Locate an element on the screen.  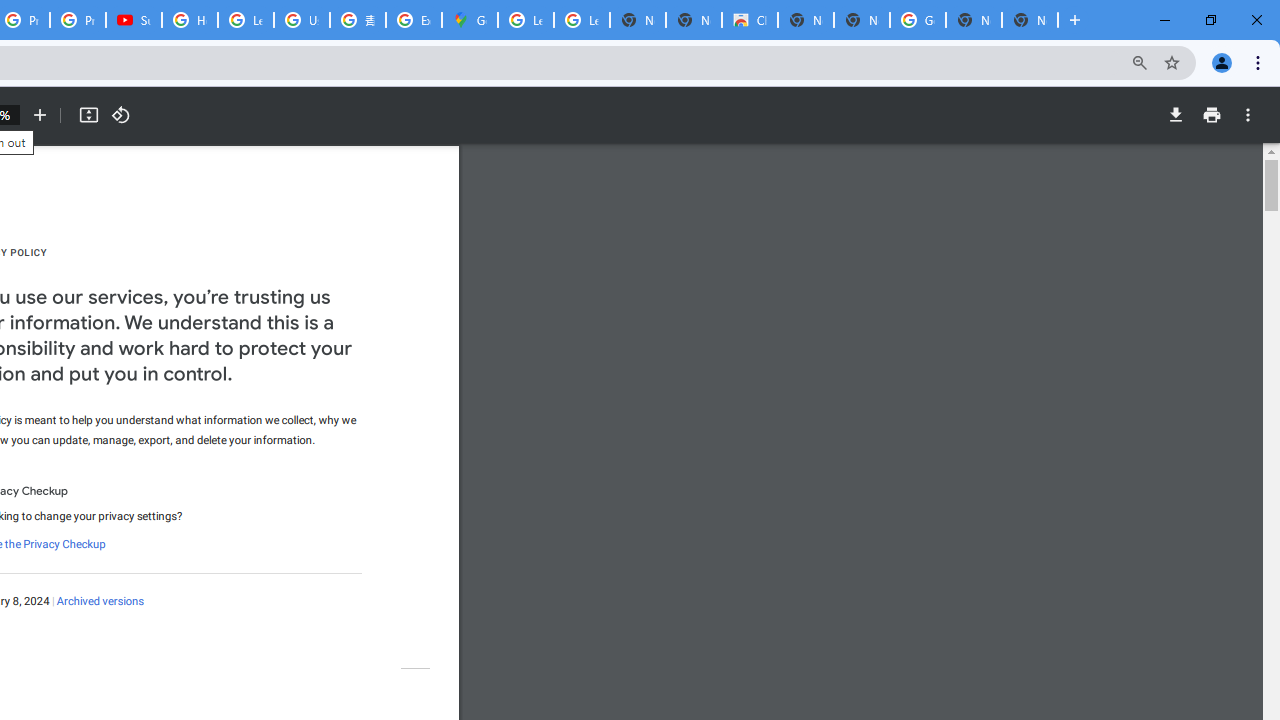
'How Chrome protects your passwords - Google Chrome Help' is located at coordinates (190, 20).